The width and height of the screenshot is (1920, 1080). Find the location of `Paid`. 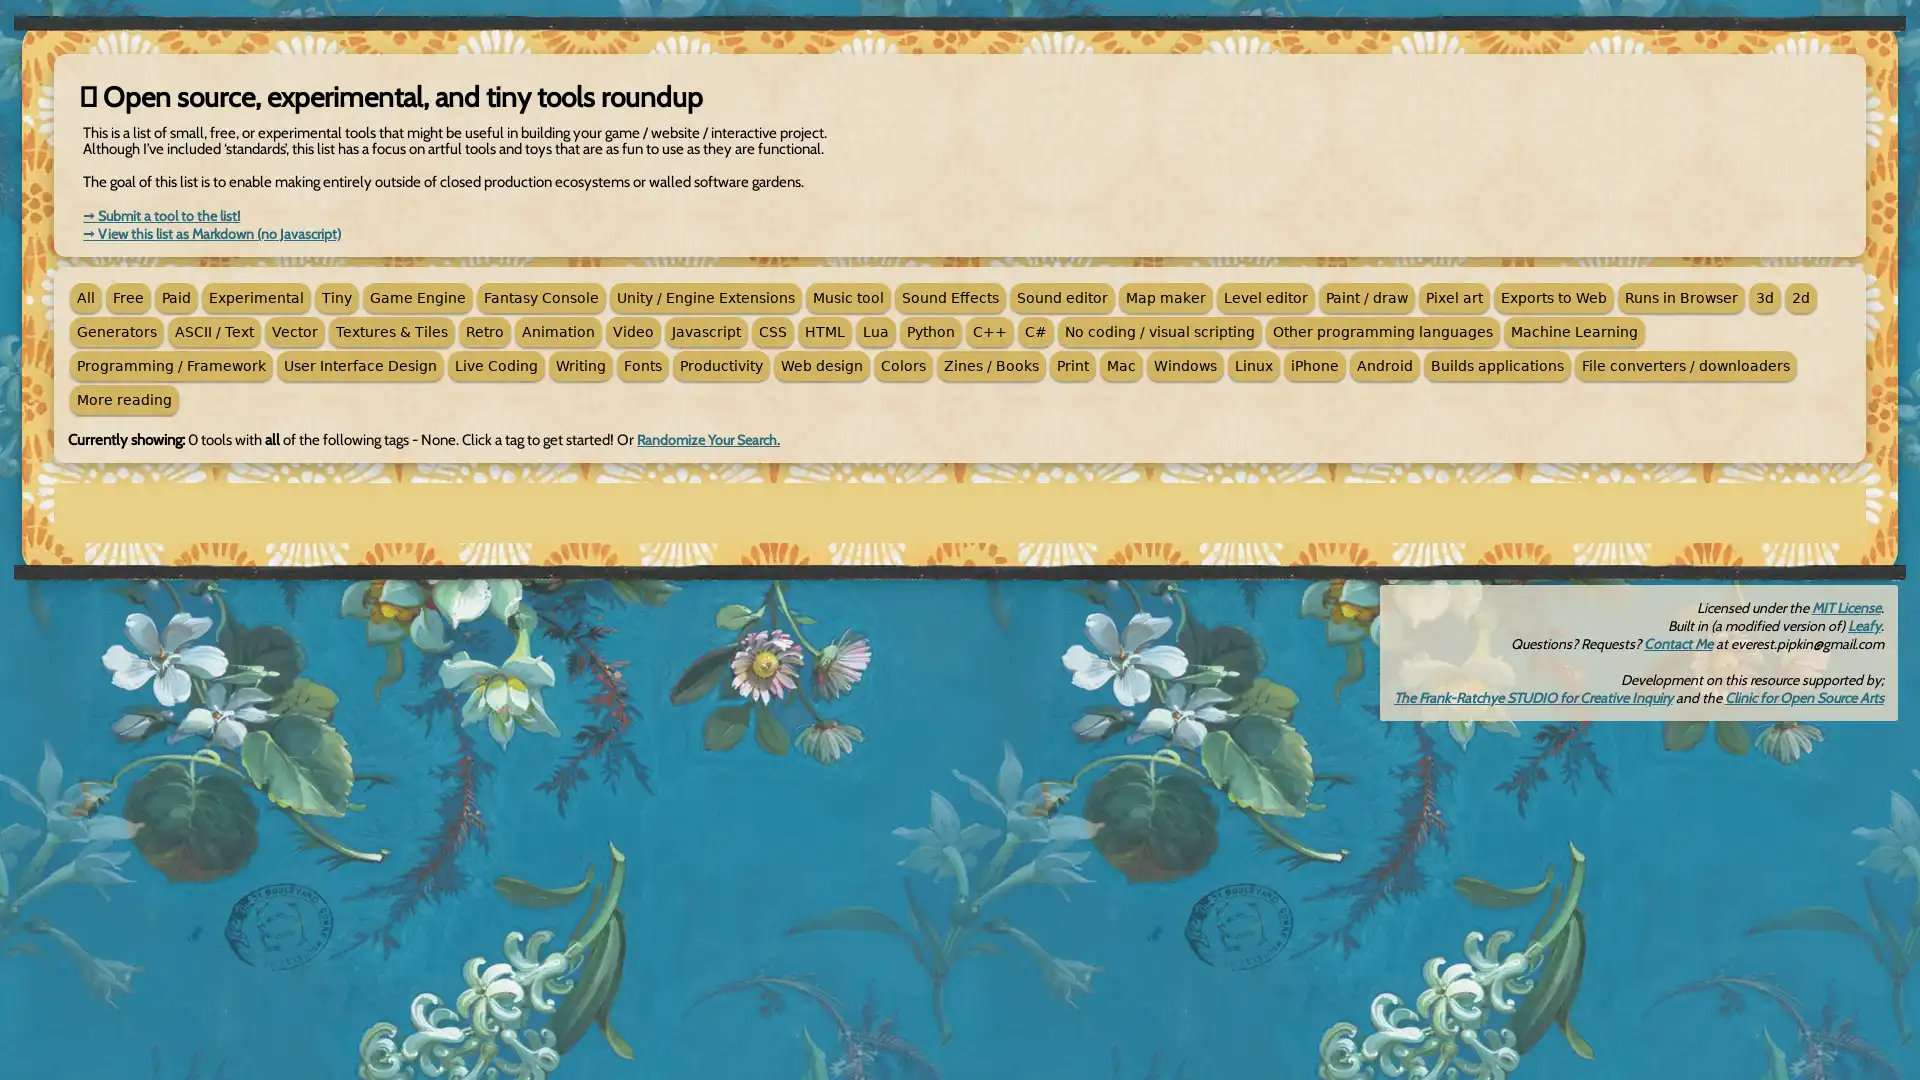

Paid is located at coordinates (176, 297).